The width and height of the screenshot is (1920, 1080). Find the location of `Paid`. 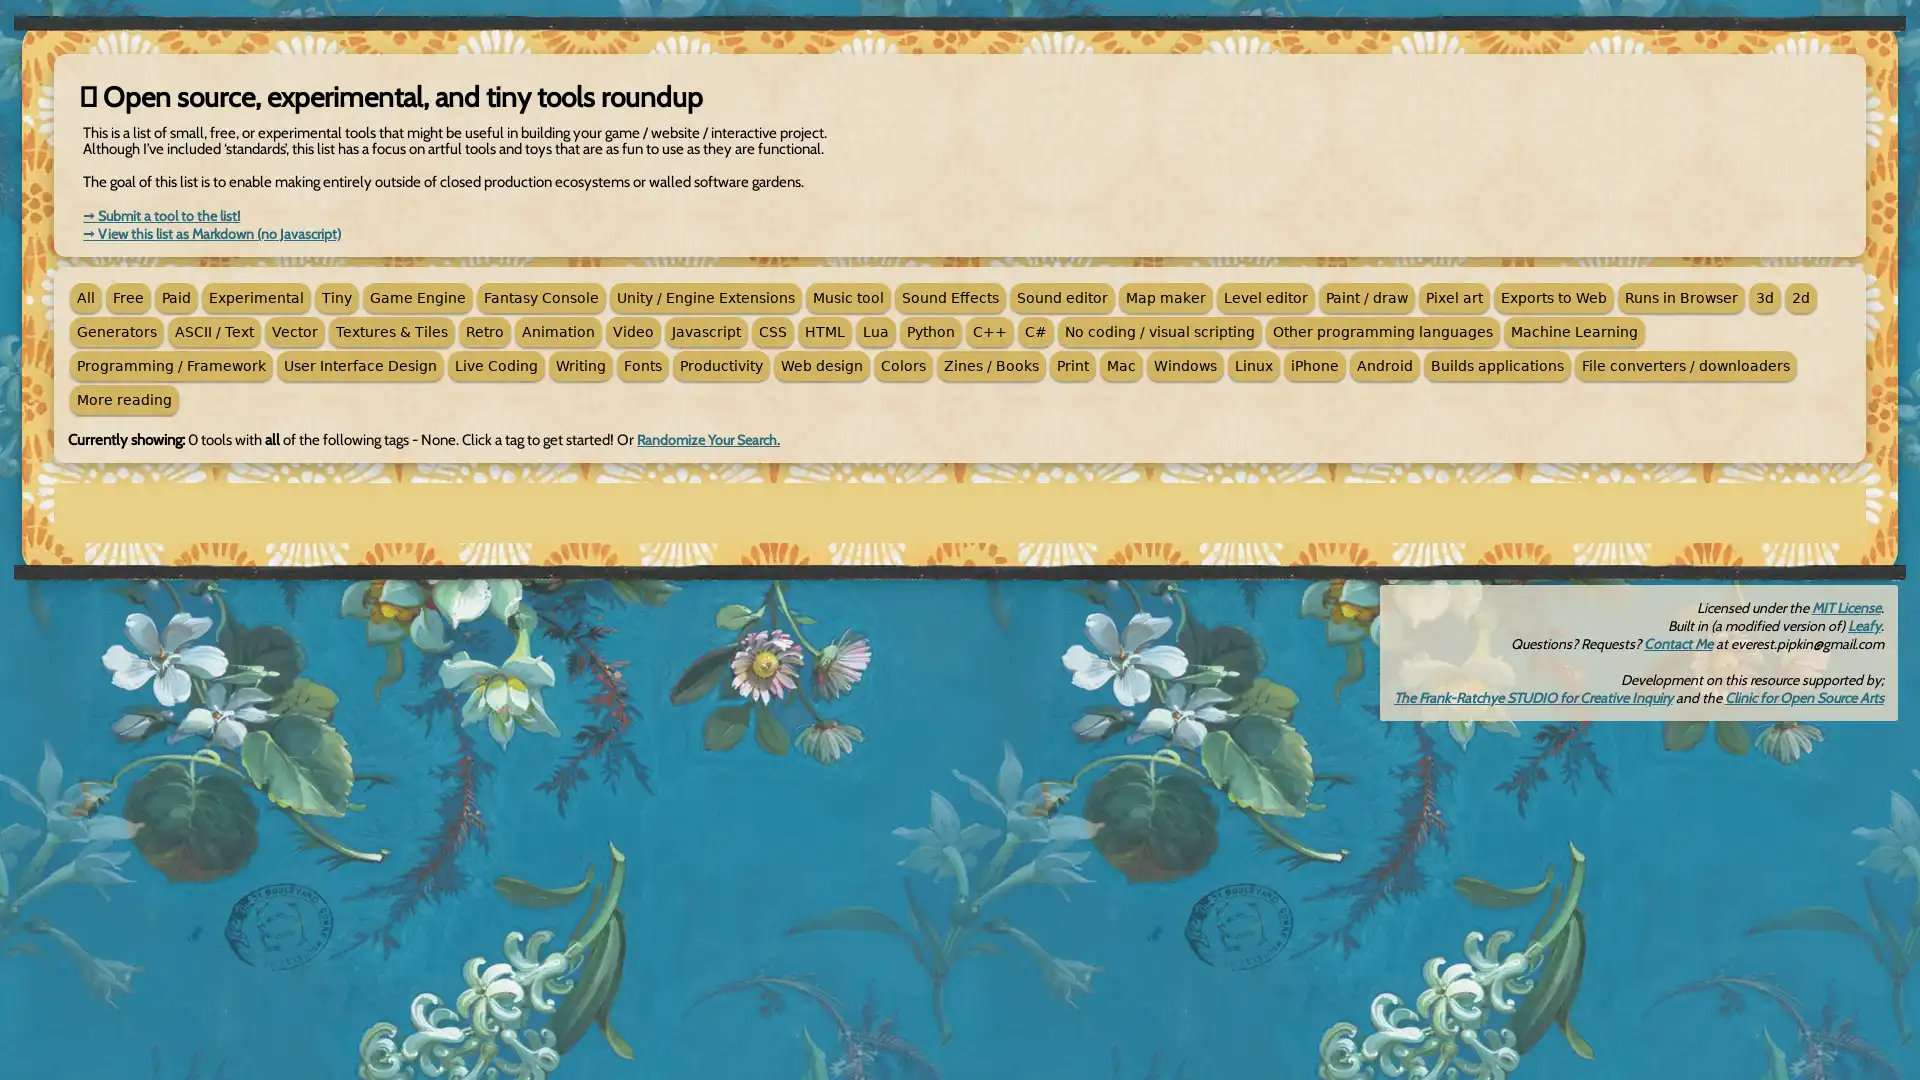

Paid is located at coordinates (176, 297).